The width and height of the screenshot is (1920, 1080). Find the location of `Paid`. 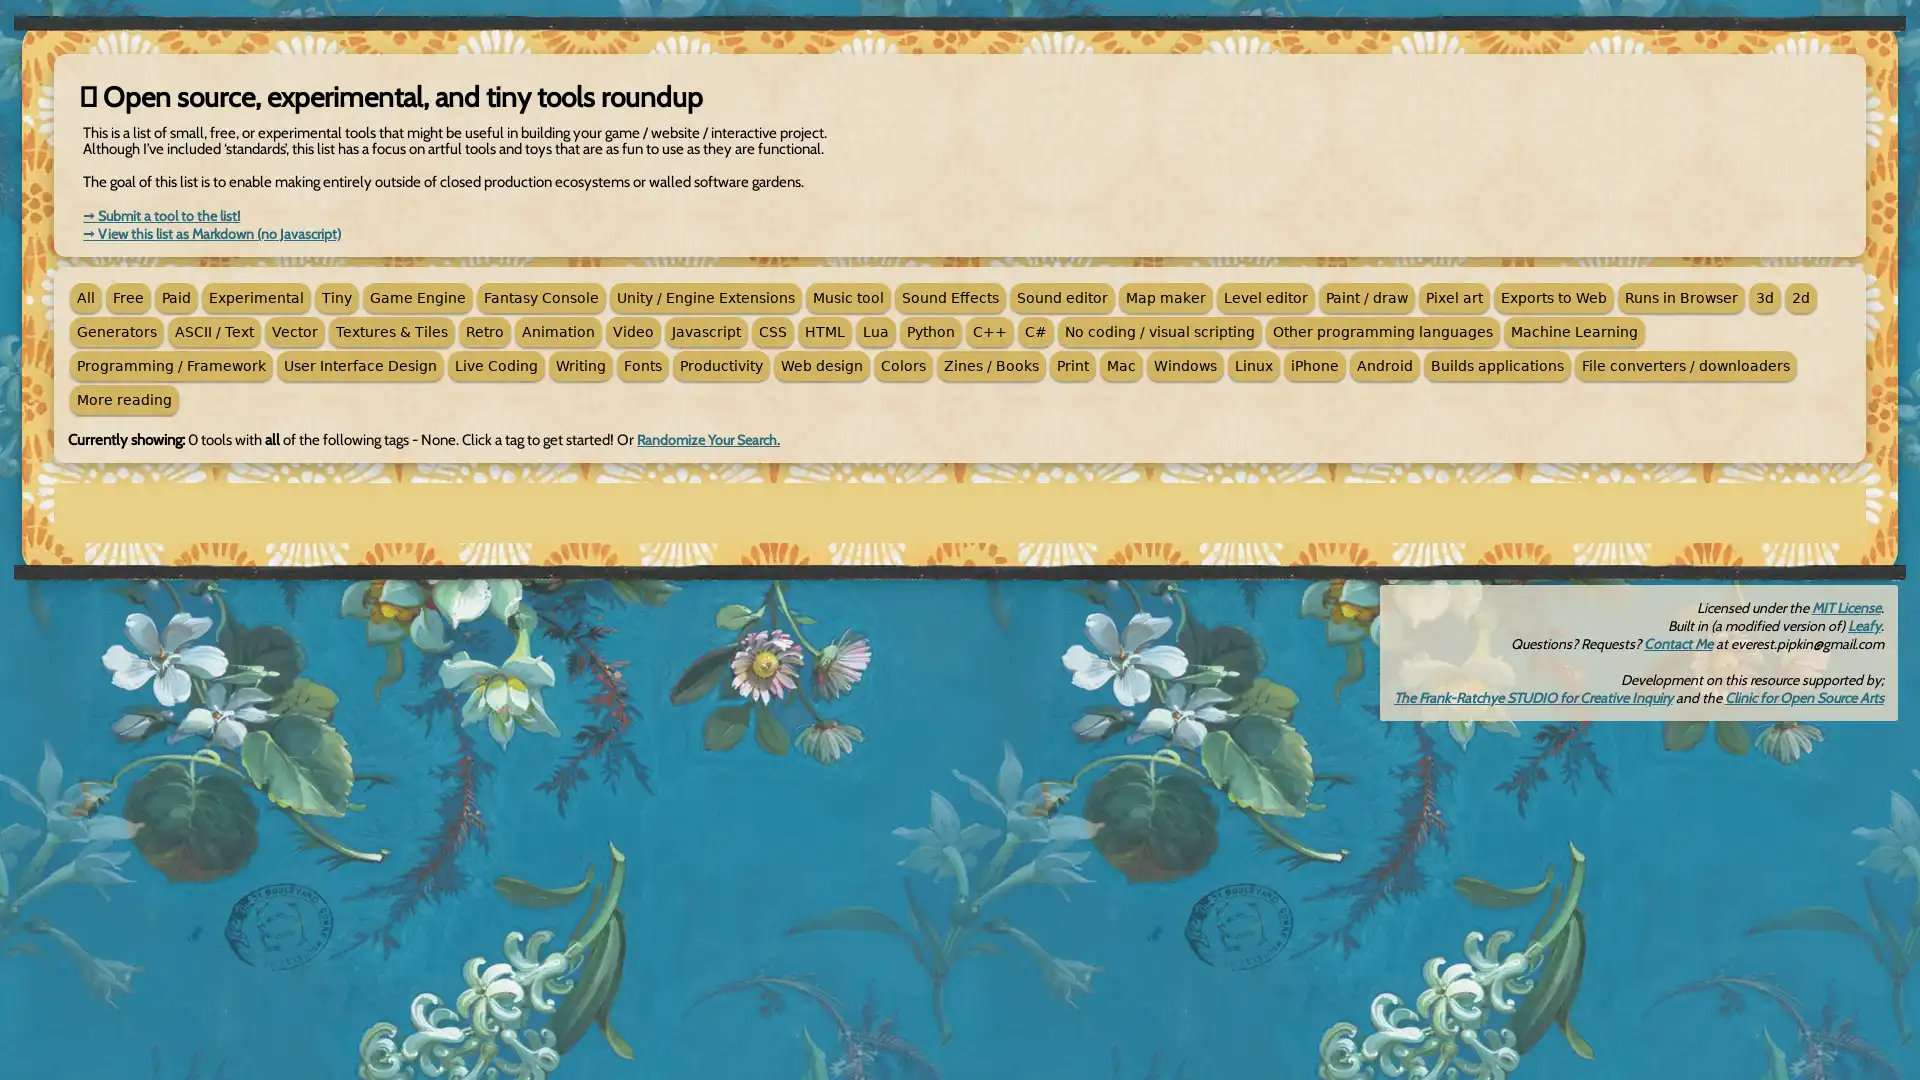

Paid is located at coordinates (176, 297).